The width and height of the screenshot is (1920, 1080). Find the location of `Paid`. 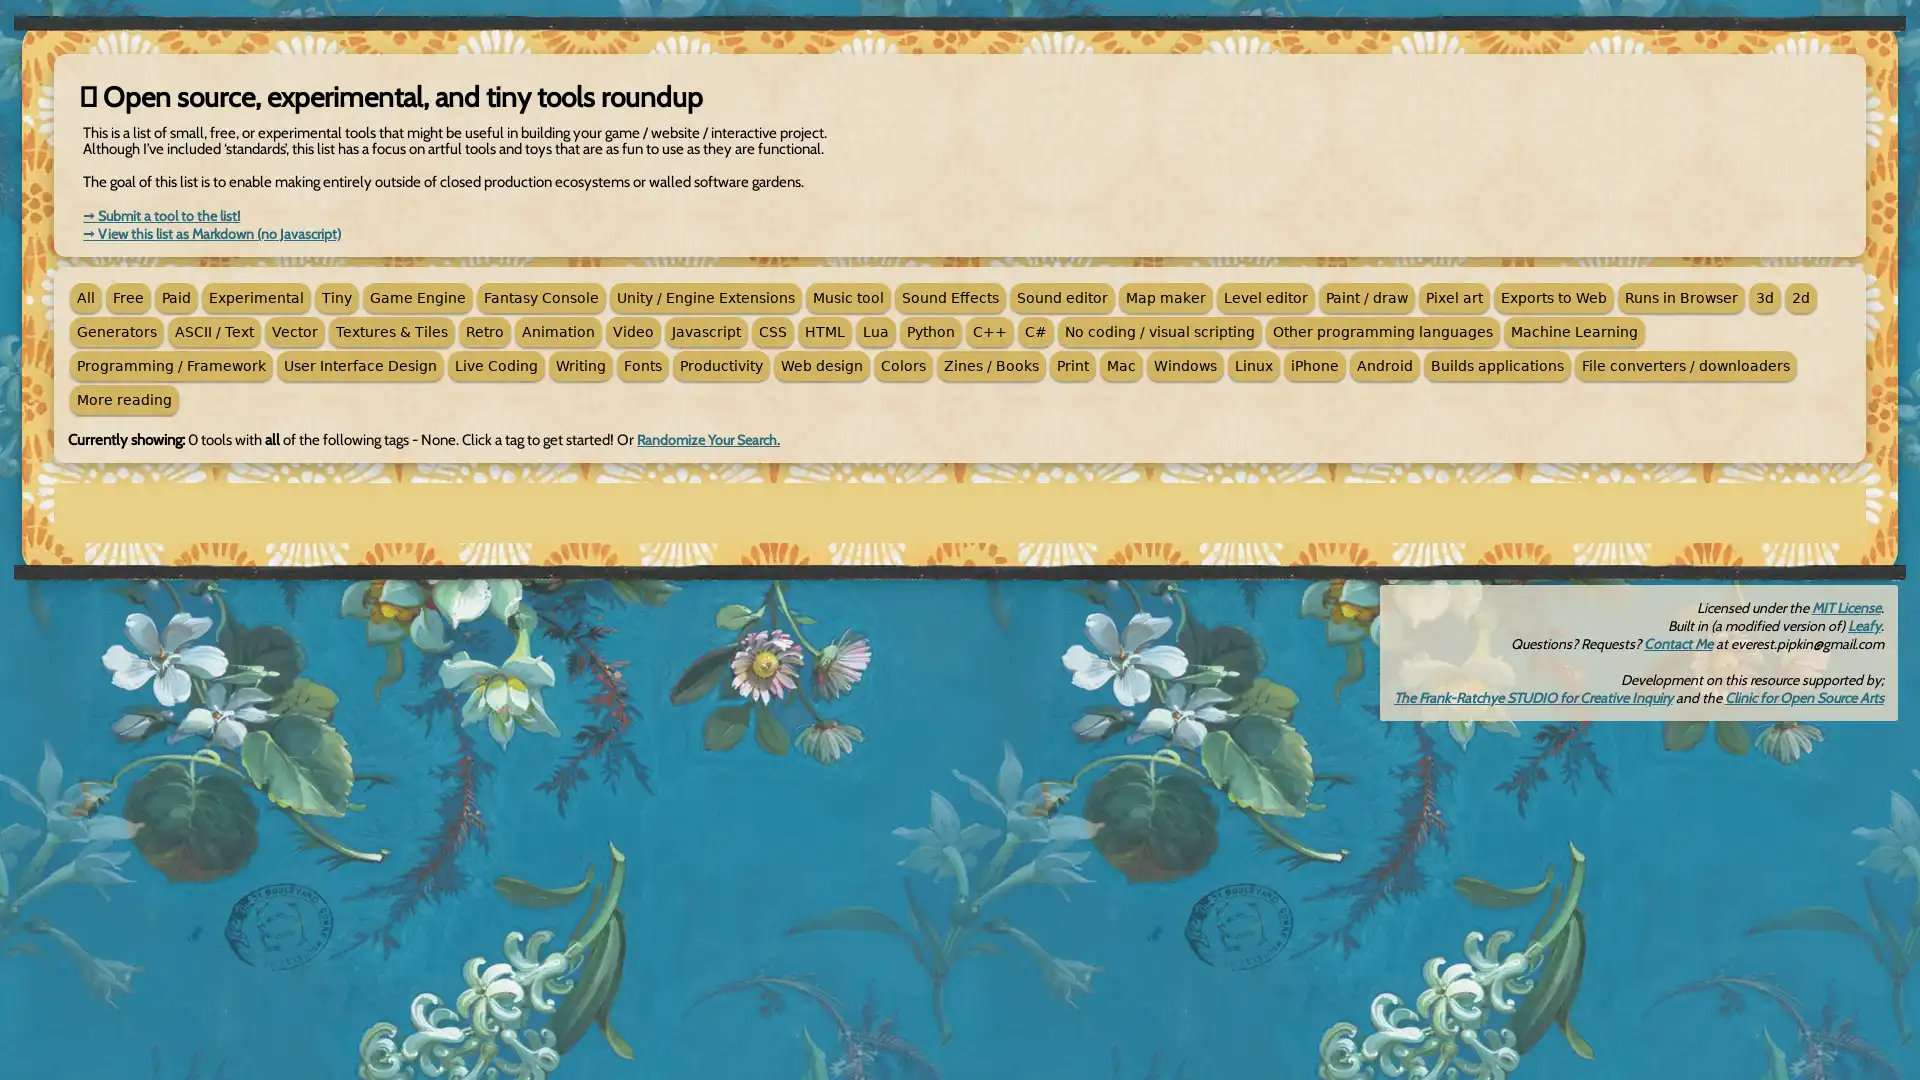

Paid is located at coordinates (176, 297).